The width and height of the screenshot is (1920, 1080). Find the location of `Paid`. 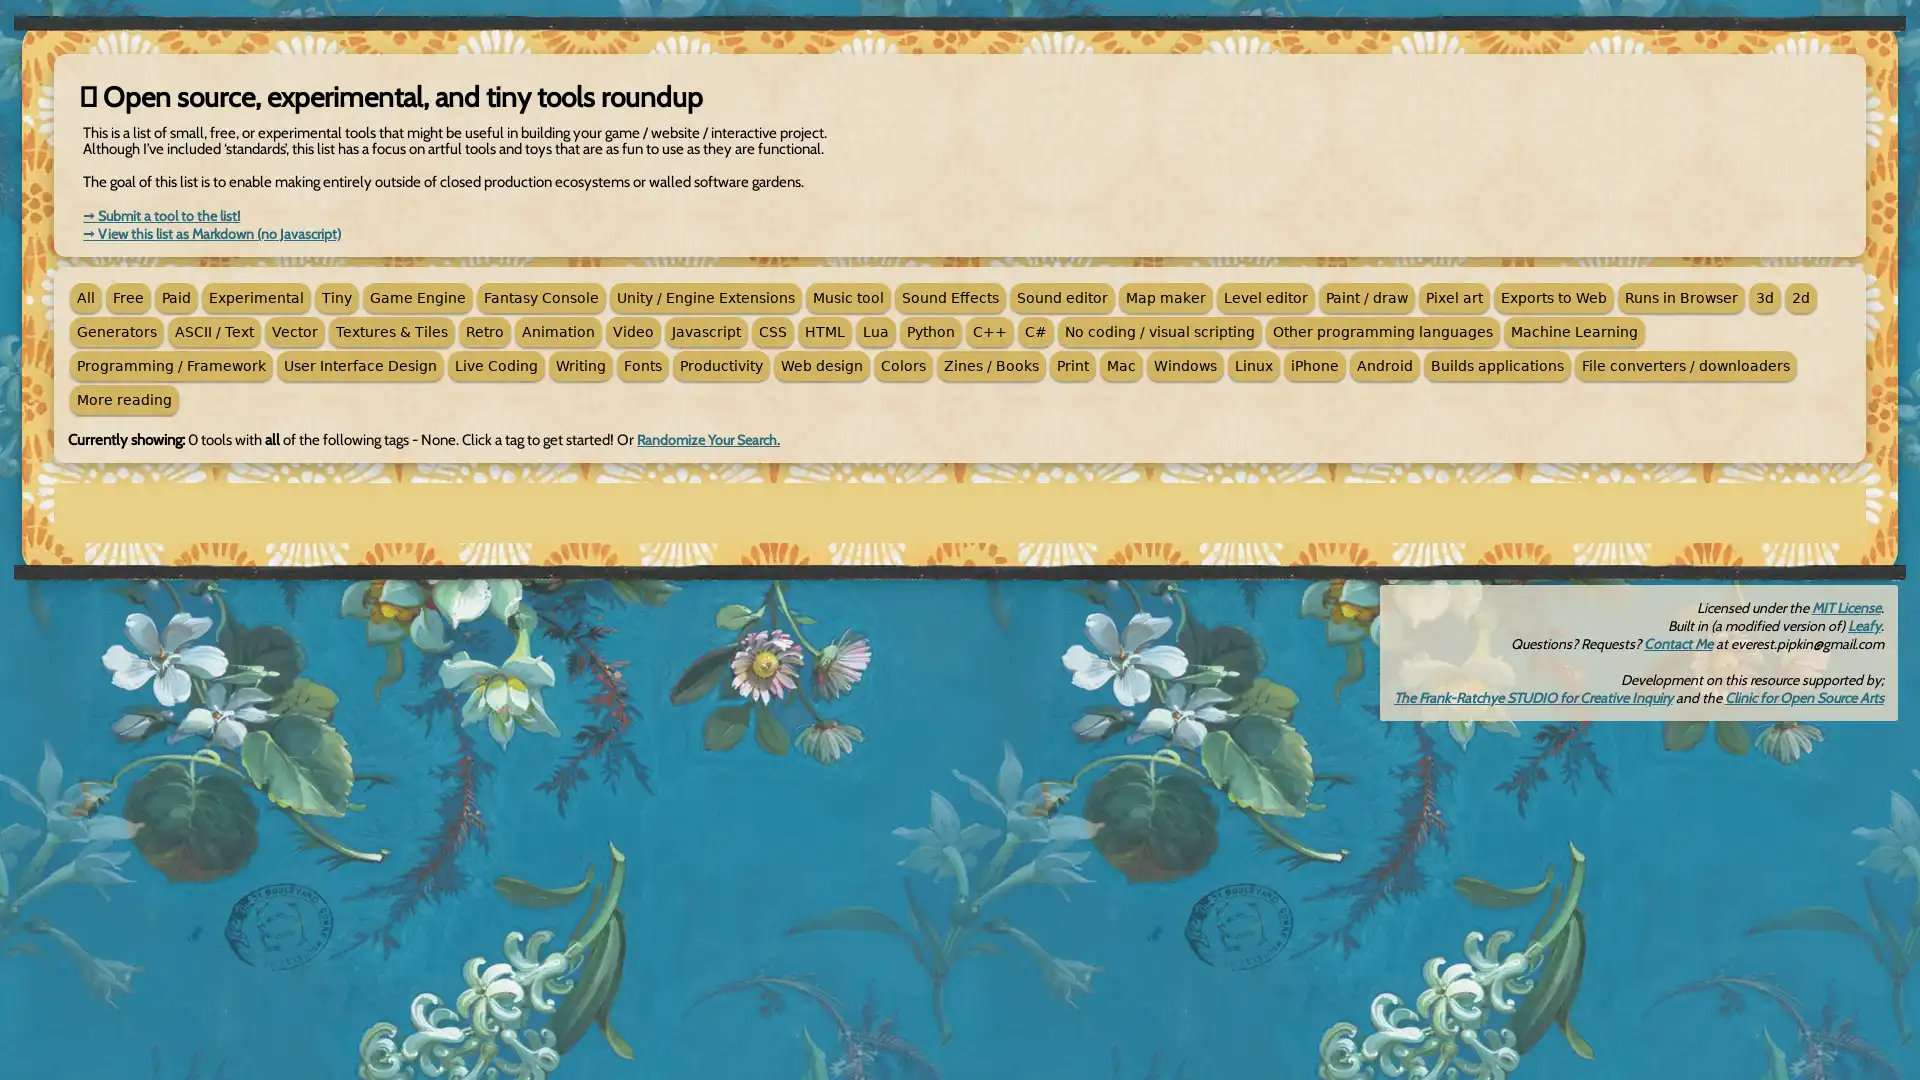

Paid is located at coordinates (176, 297).